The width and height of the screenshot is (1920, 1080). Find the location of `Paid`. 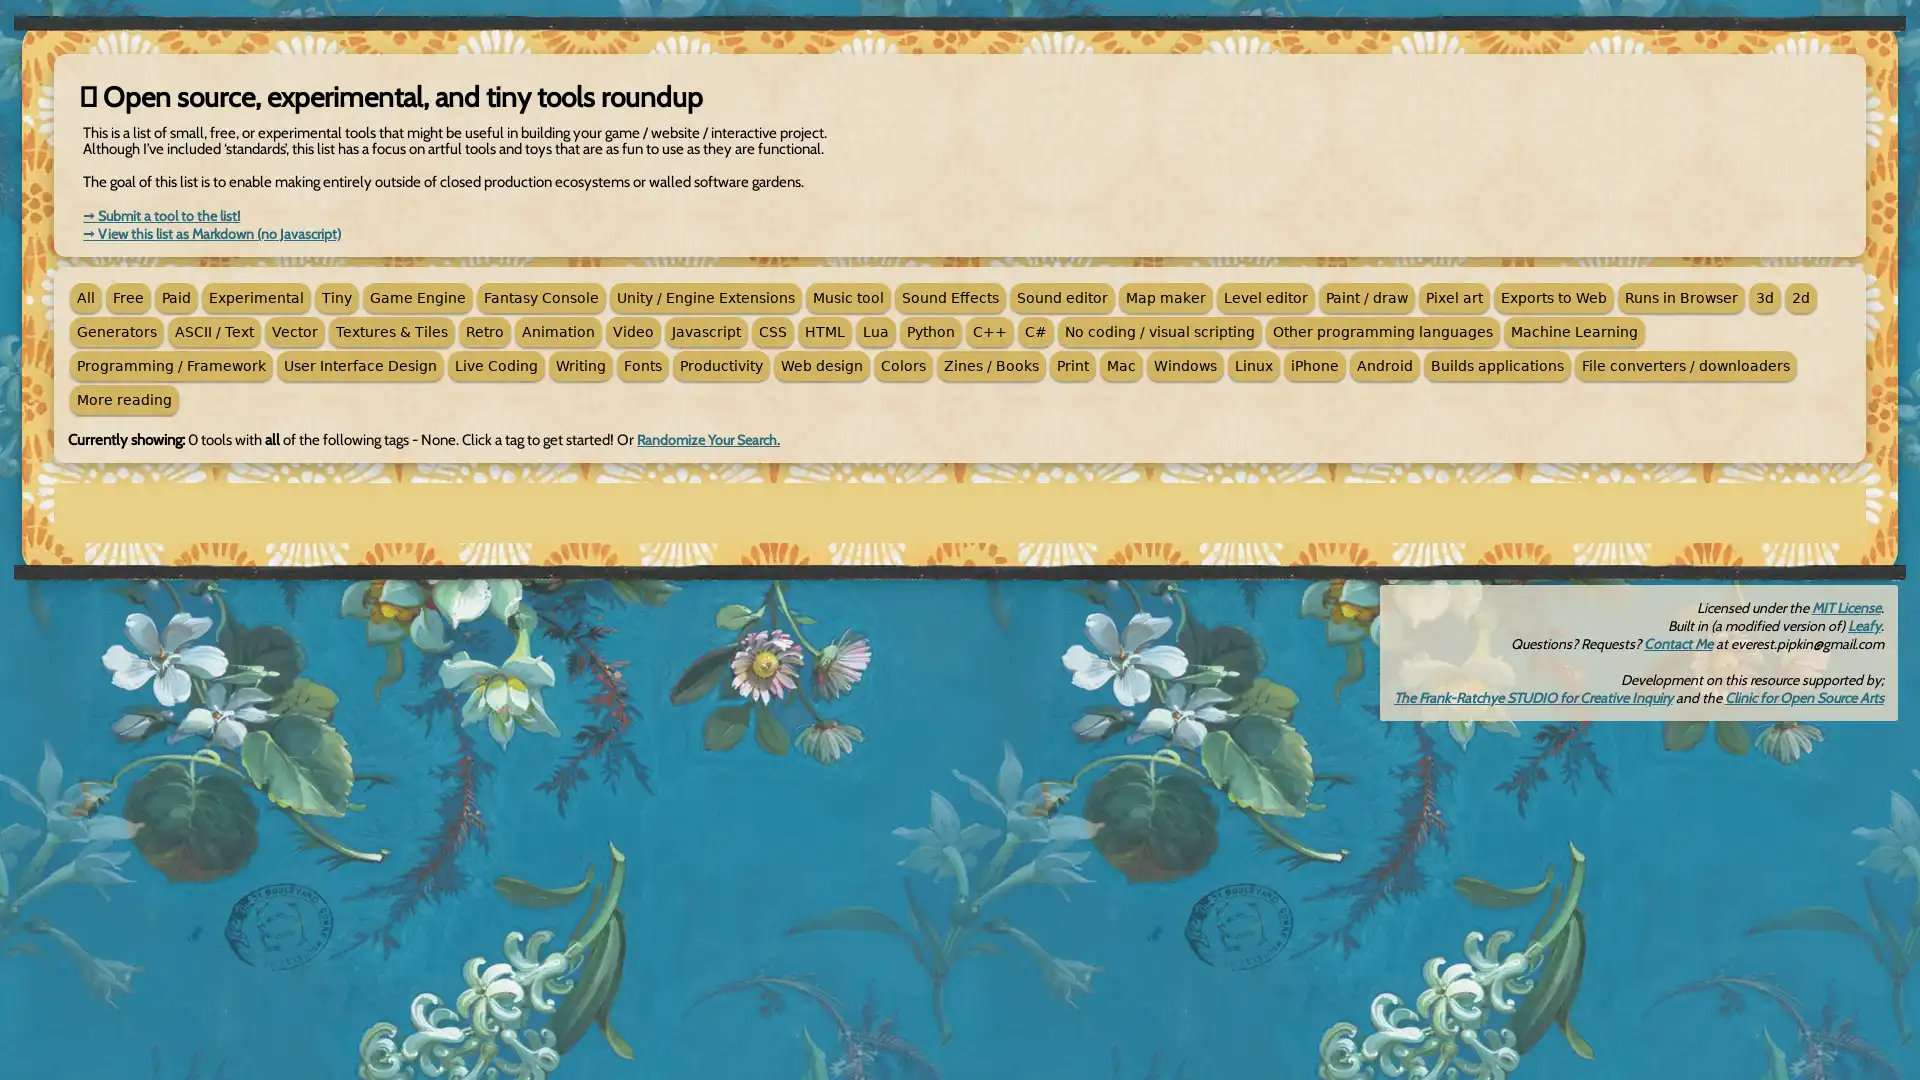

Paid is located at coordinates (176, 297).